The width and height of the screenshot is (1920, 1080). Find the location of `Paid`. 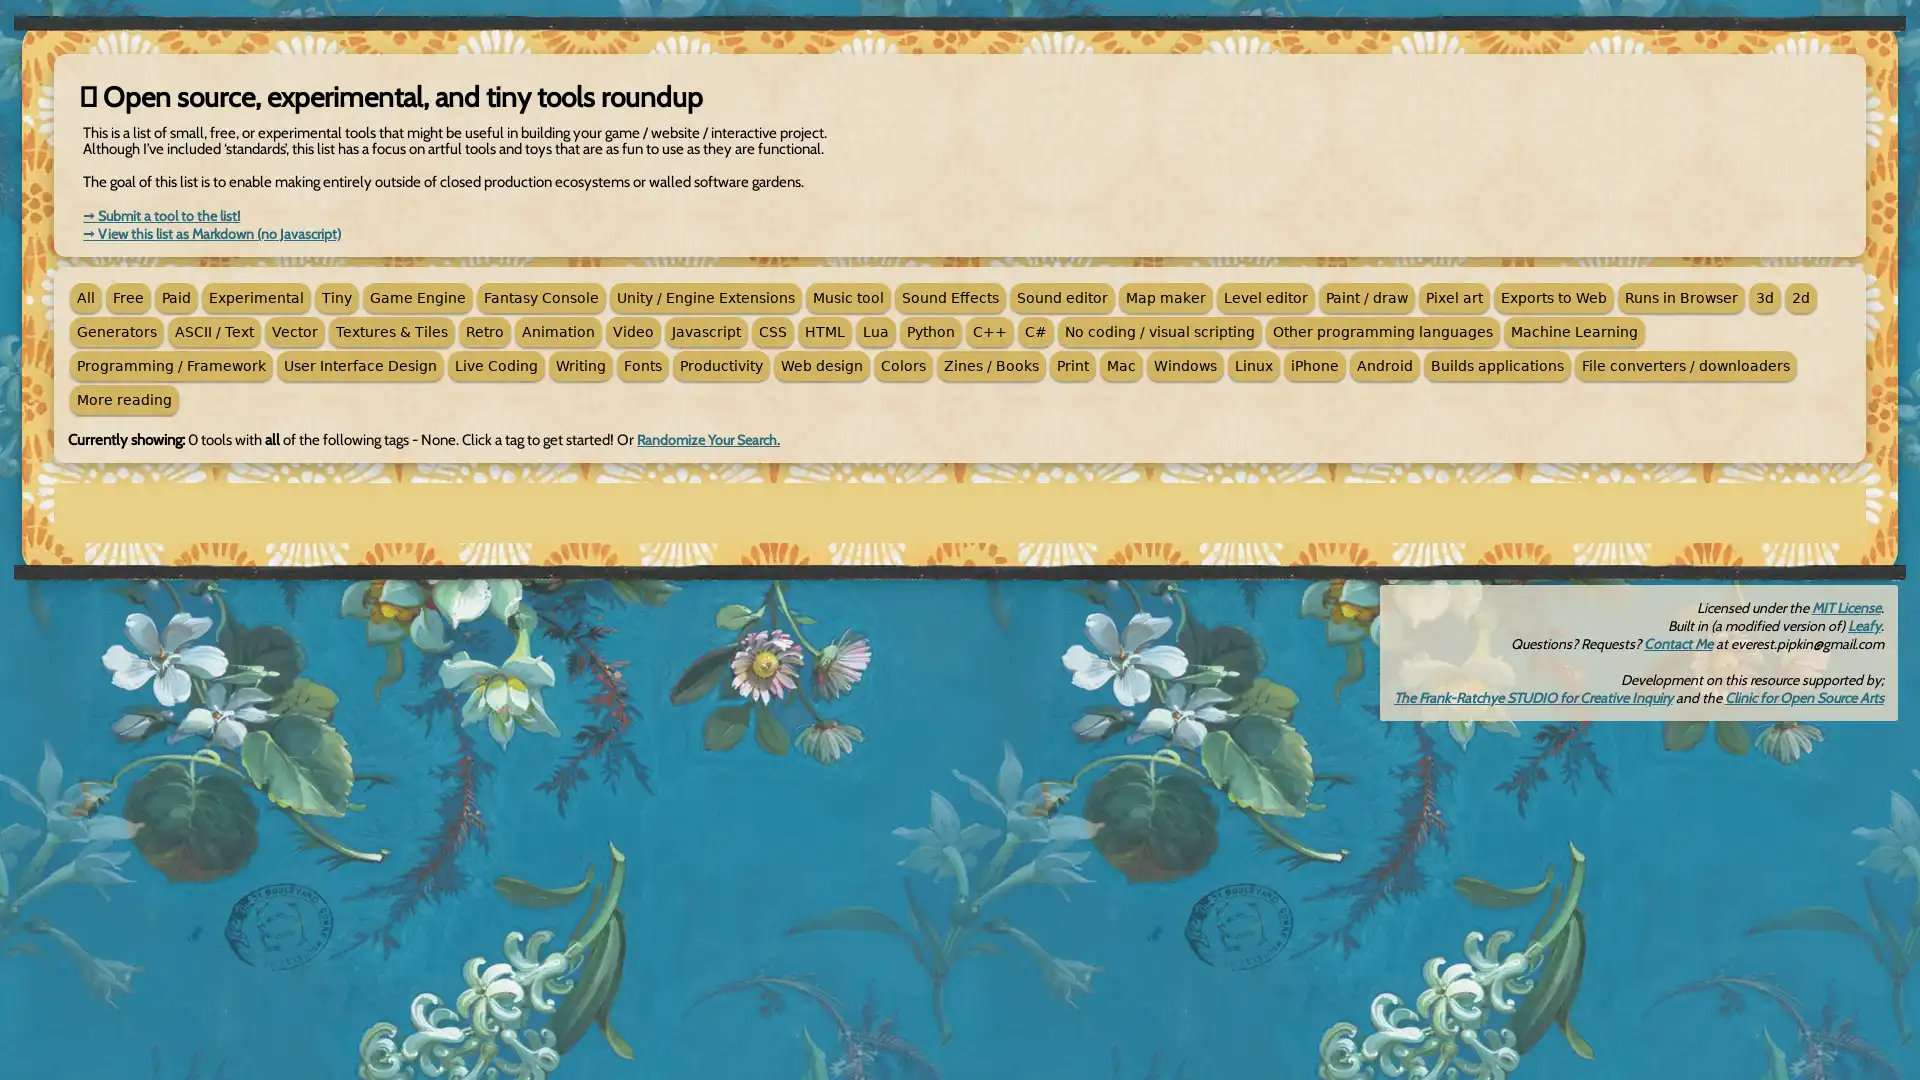

Paid is located at coordinates (176, 297).